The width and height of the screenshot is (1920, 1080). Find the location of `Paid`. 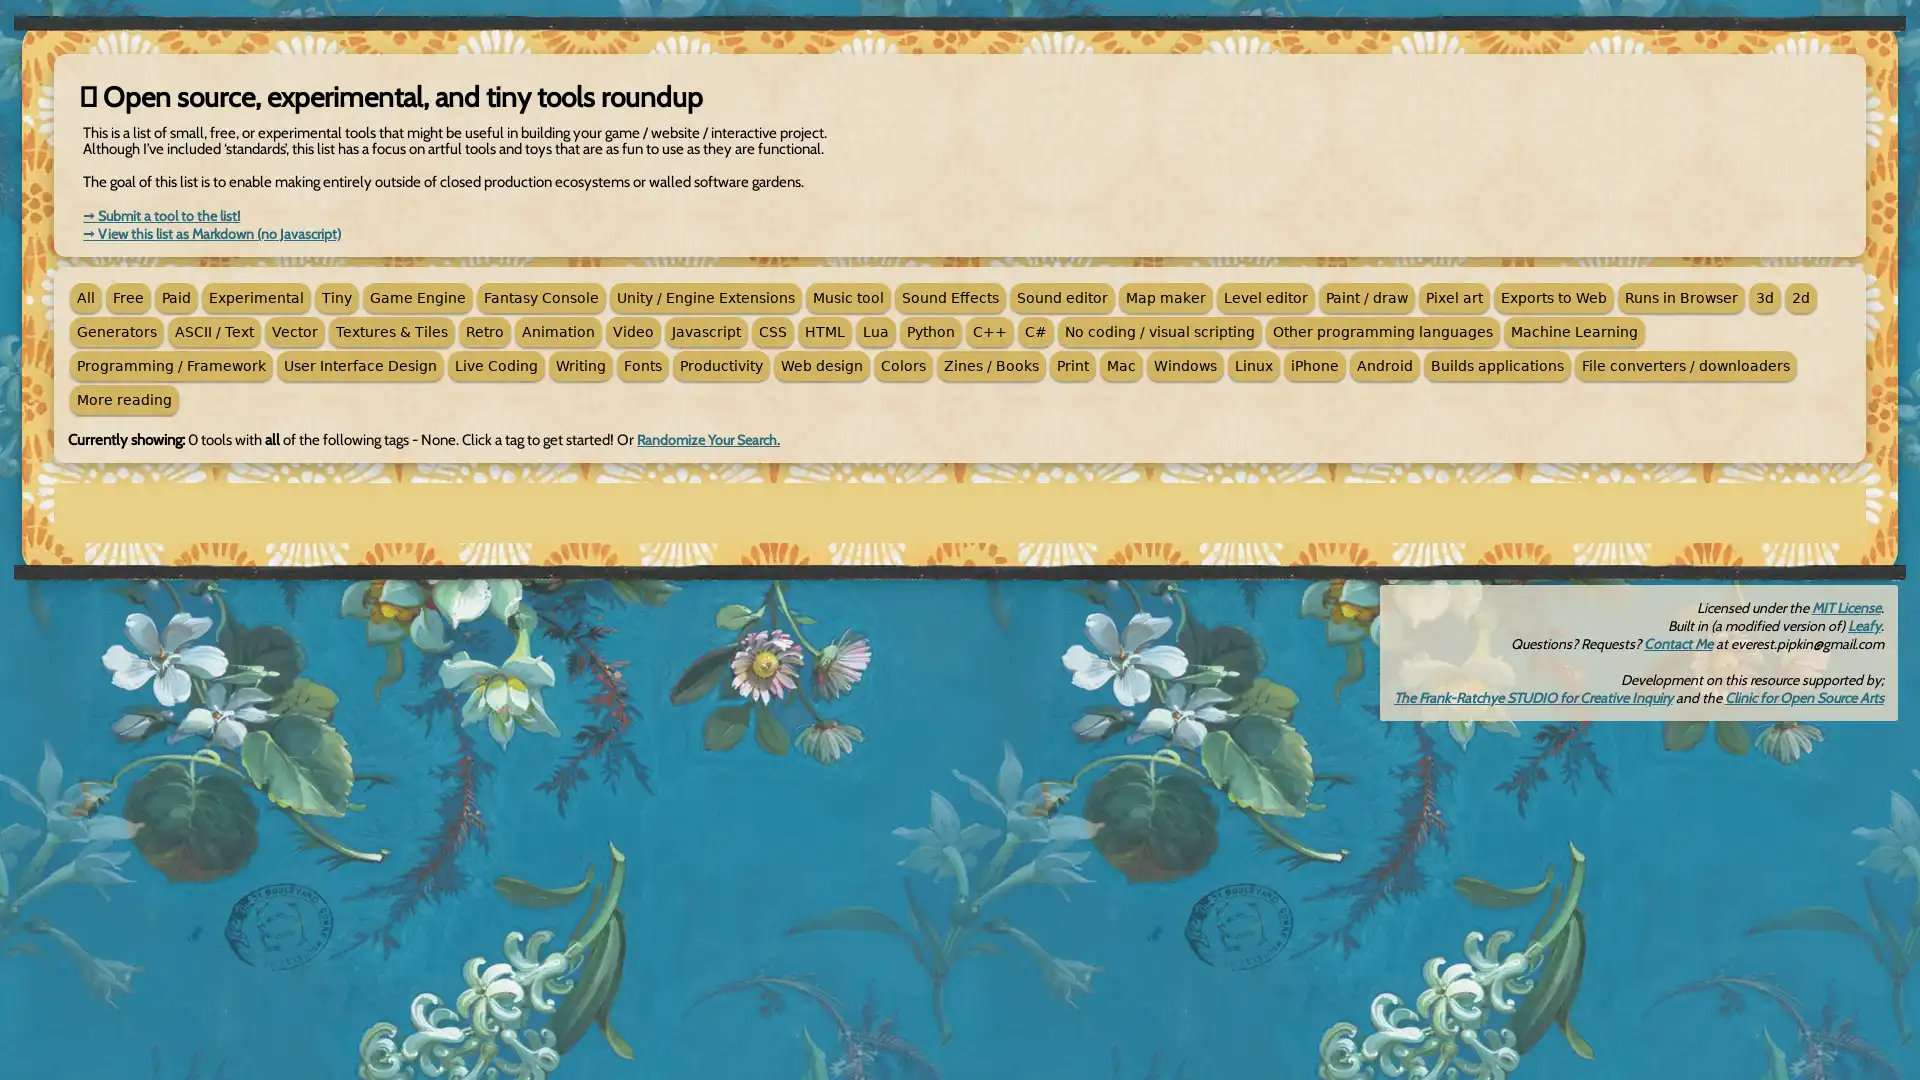

Paid is located at coordinates (176, 297).